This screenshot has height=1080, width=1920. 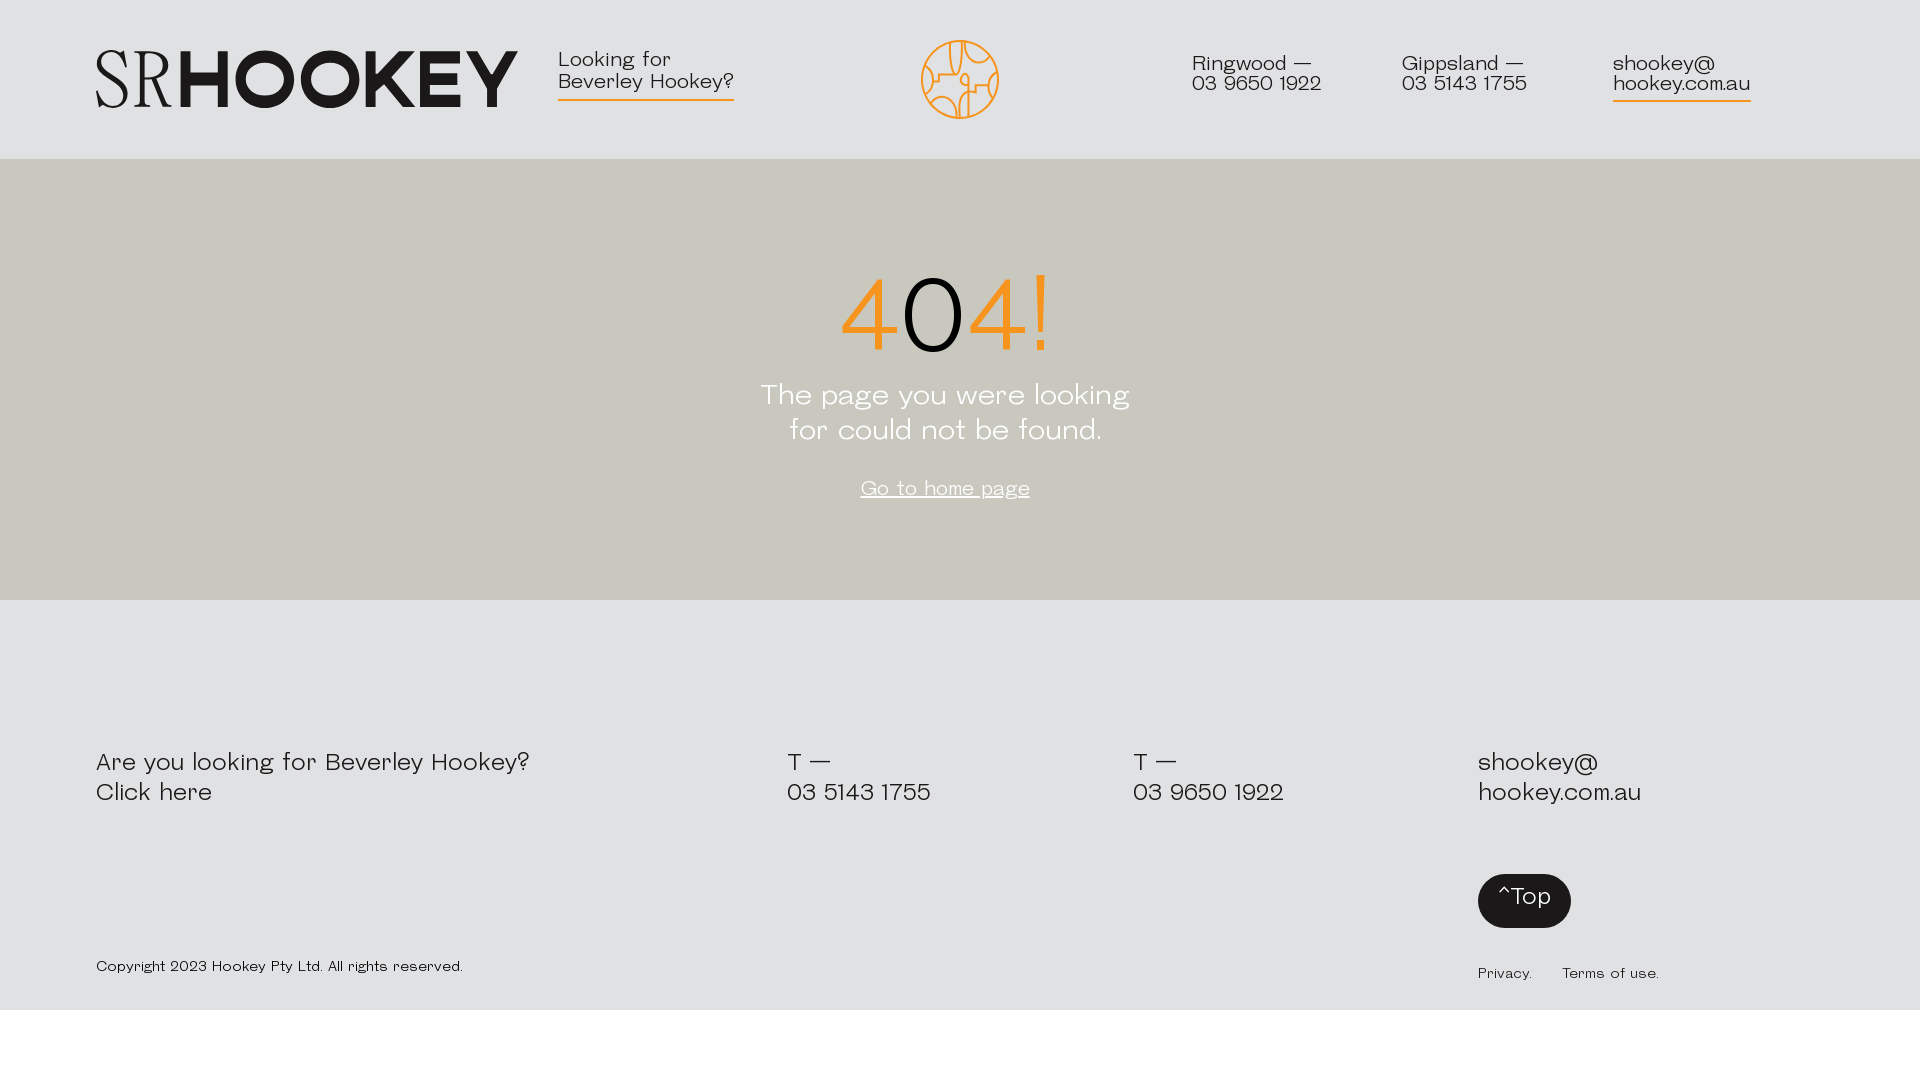 What do you see at coordinates (1478, 778) in the screenshot?
I see `'shookey@` at bounding box center [1478, 778].